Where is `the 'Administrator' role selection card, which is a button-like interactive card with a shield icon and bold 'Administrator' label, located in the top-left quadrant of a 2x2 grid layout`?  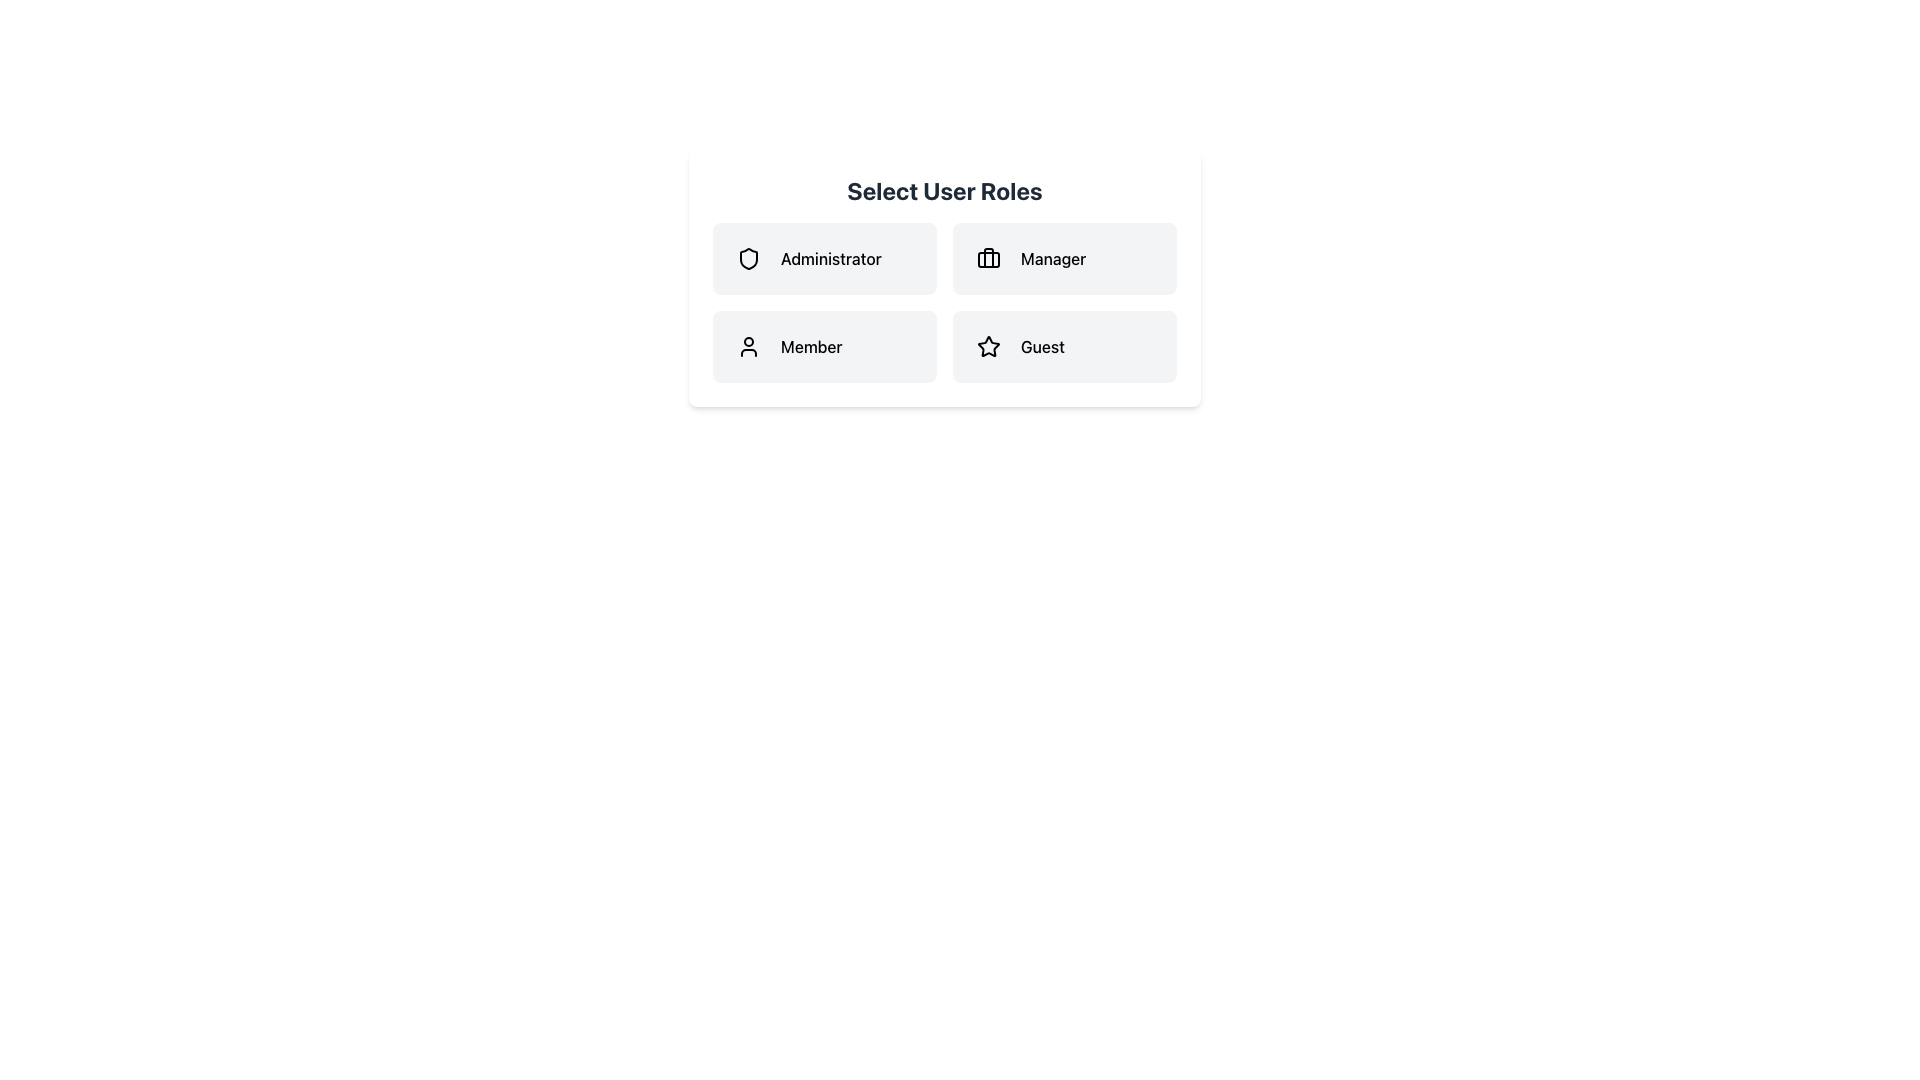
the 'Administrator' role selection card, which is a button-like interactive card with a shield icon and bold 'Administrator' label, located in the top-left quadrant of a 2x2 grid layout is located at coordinates (825, 257).